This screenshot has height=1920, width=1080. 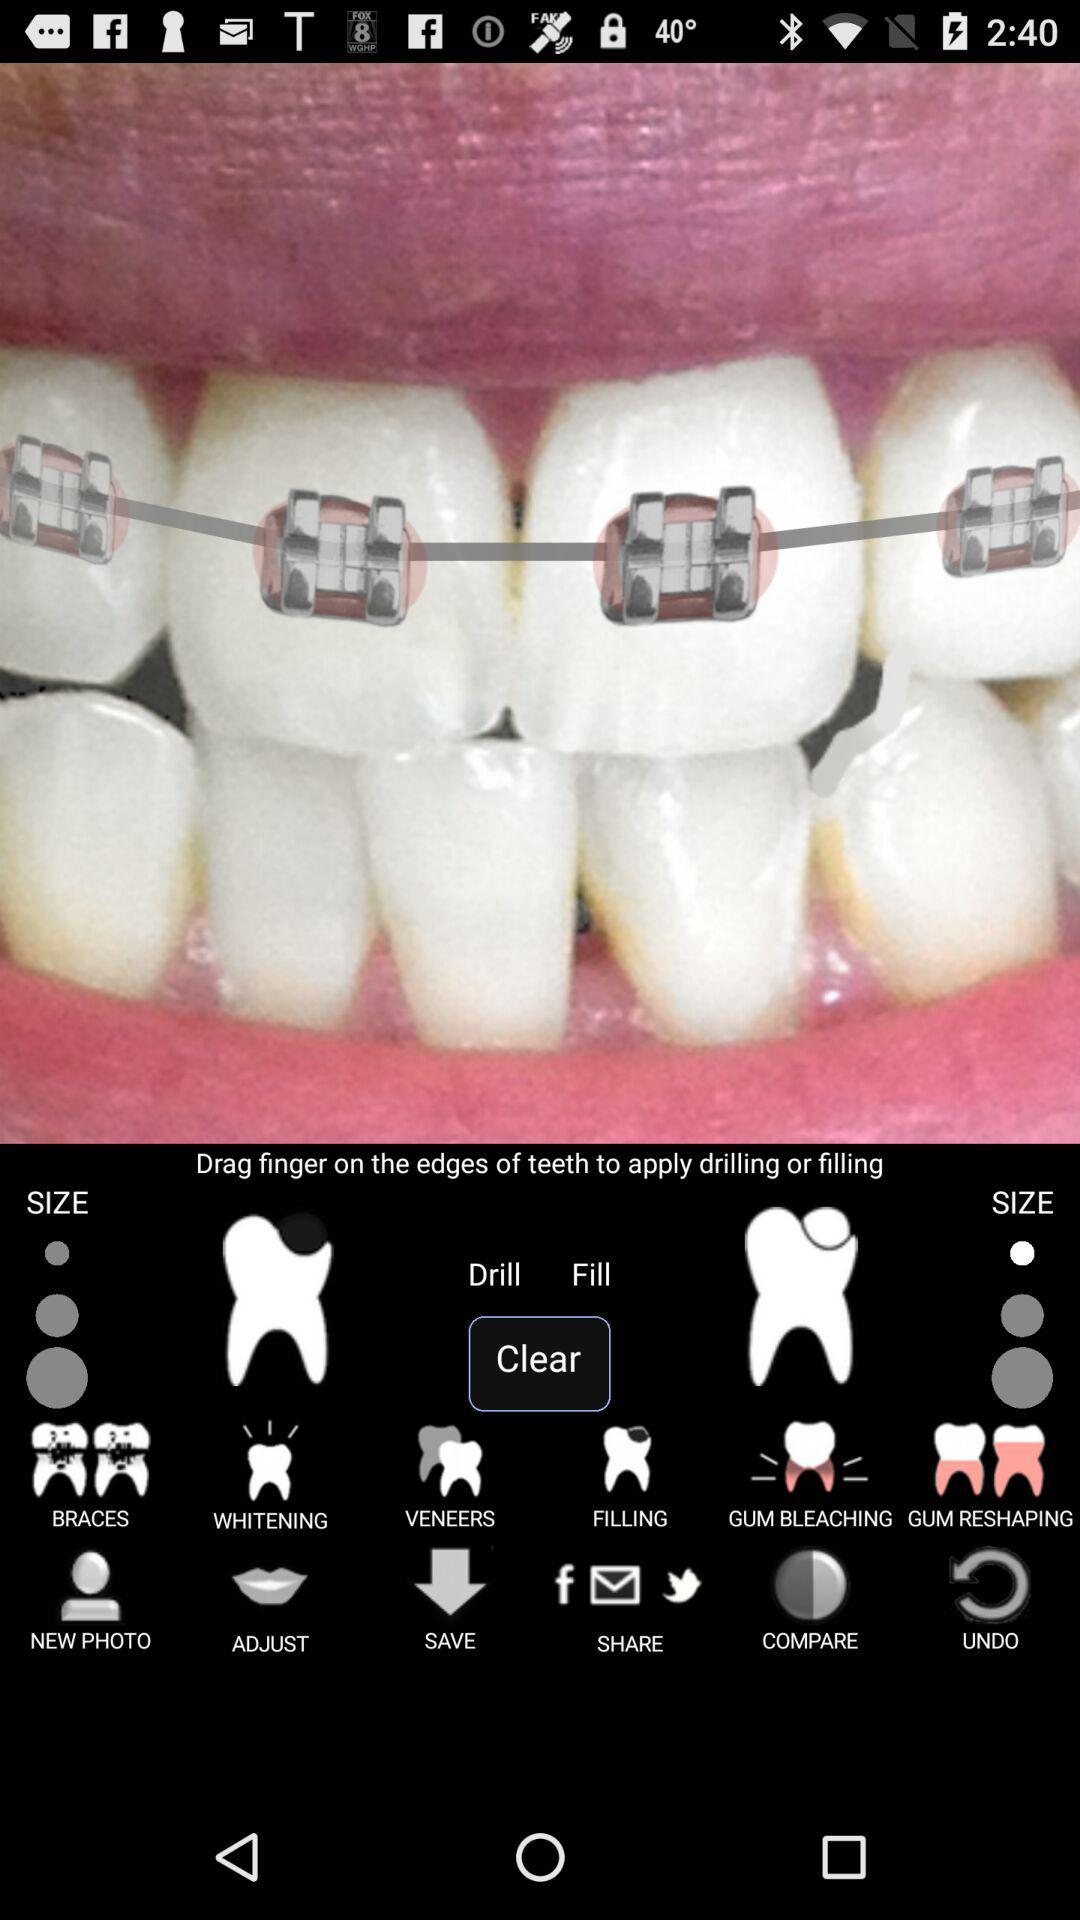 I want to click on symbol beside veneers, so click(x=628, y=1474).